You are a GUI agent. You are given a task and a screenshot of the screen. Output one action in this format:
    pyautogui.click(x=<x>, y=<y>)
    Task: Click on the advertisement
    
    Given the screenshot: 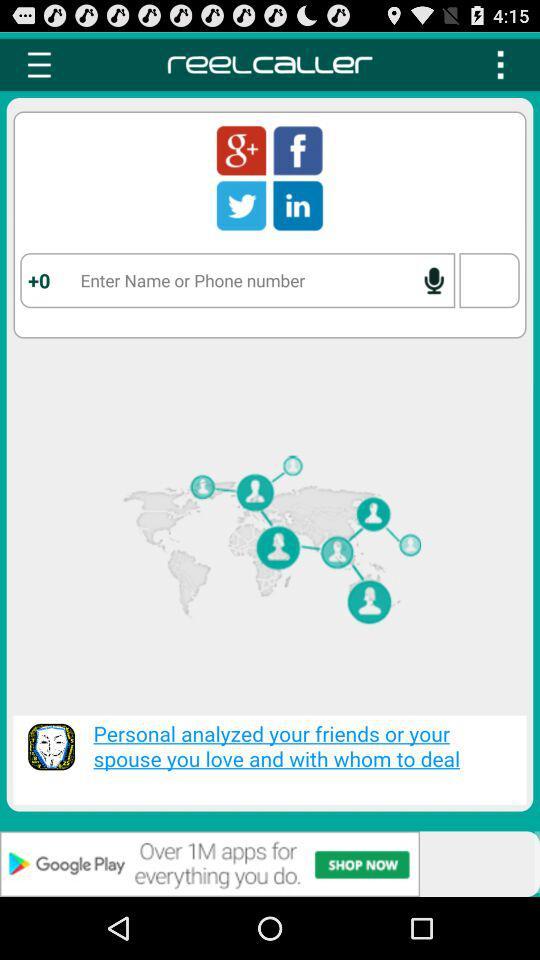 What is the action you would take?
    pyautogui.click(x=270, y=863)
    